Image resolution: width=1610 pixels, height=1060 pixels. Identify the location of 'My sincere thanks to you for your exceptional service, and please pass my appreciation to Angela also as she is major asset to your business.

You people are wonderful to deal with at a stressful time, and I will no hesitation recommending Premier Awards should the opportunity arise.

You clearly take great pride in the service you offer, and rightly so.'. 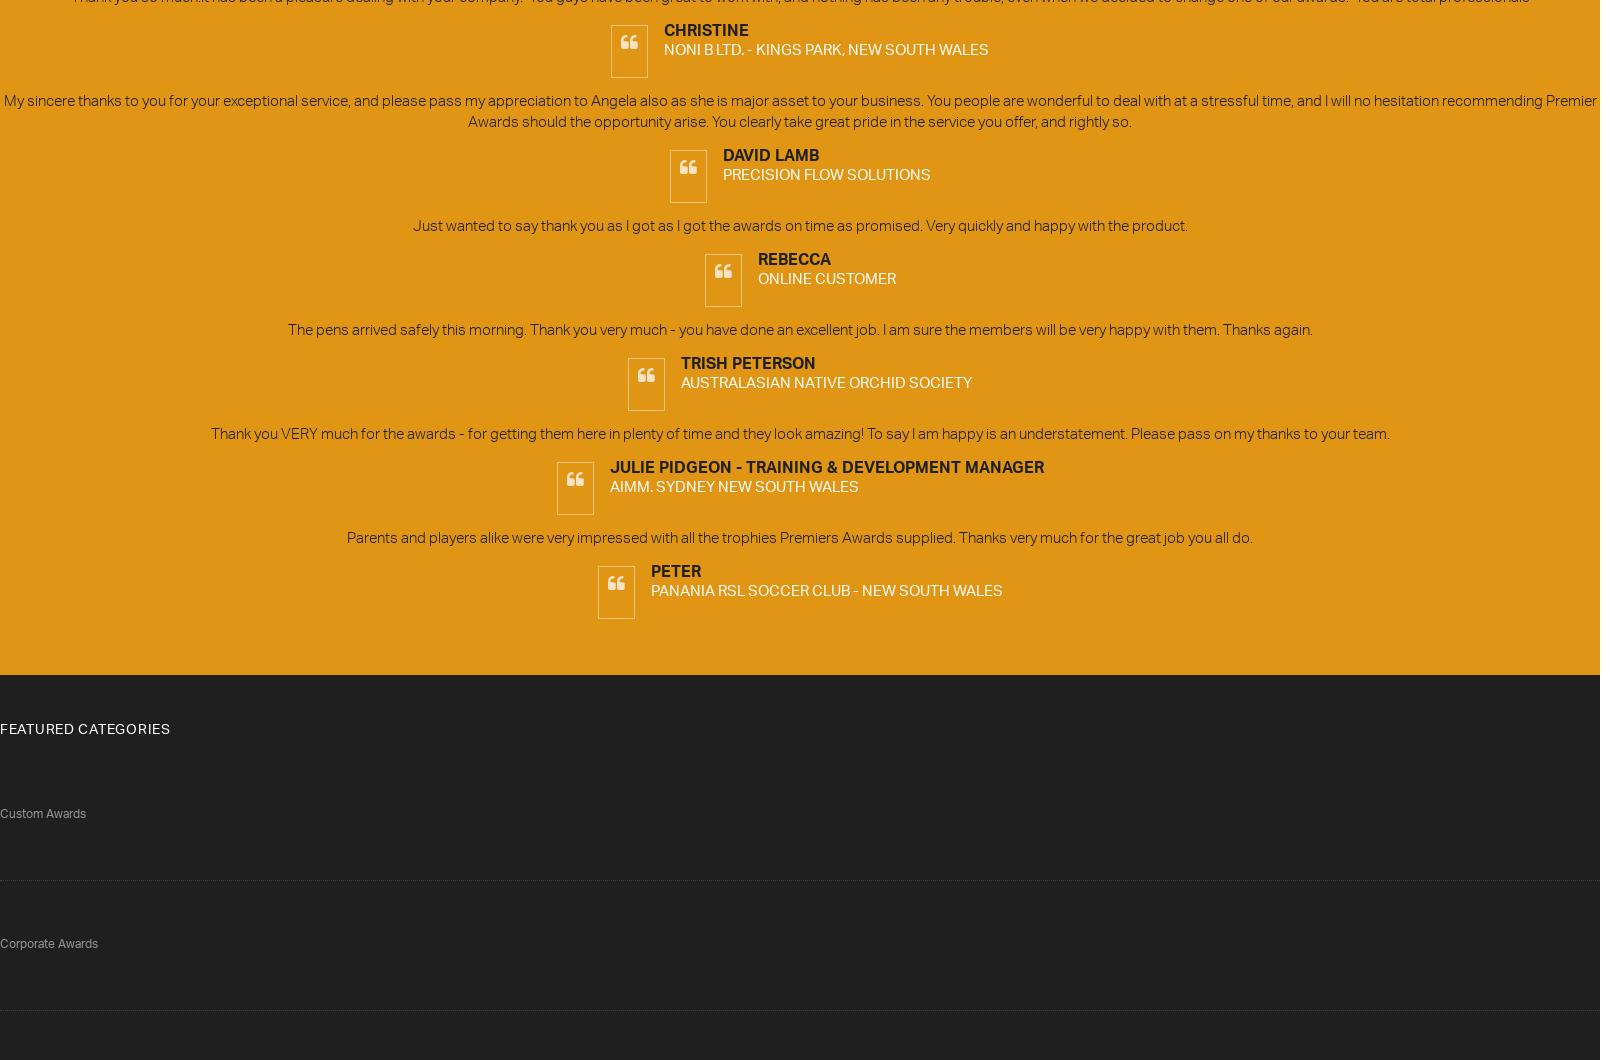
(798, 113).